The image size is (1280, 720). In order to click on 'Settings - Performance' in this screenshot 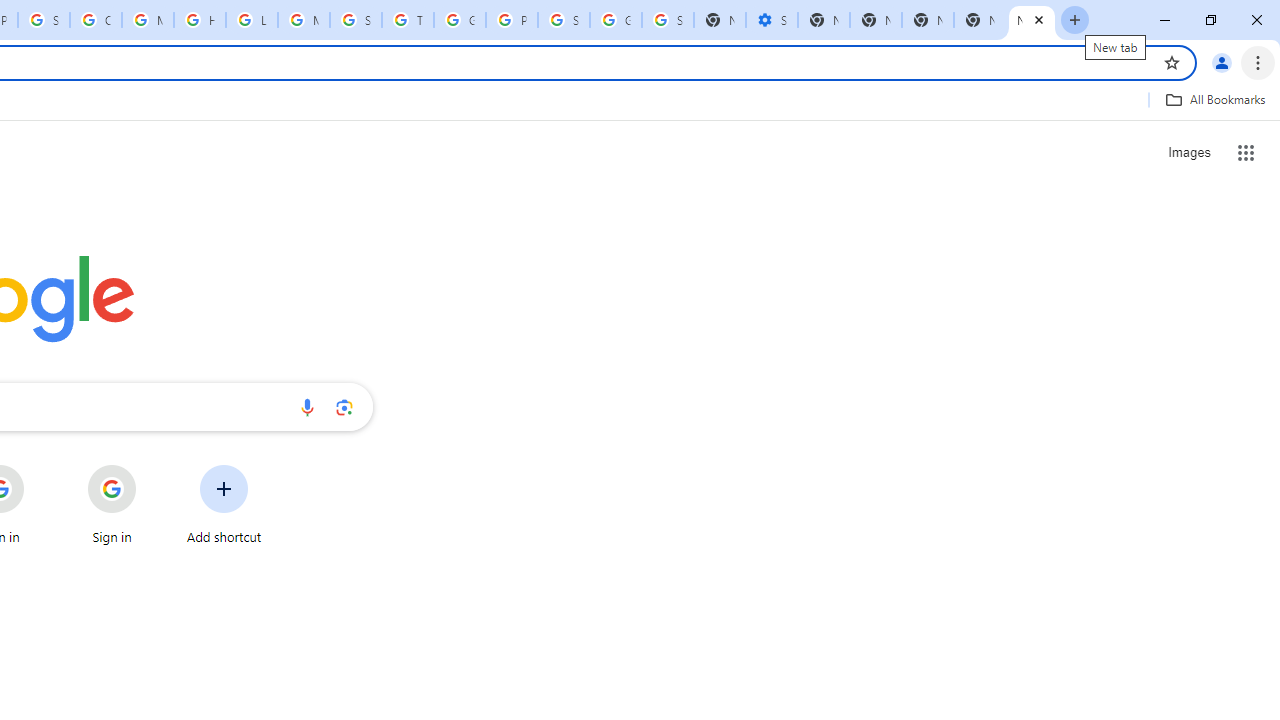, I will do `click(770, 20)`.